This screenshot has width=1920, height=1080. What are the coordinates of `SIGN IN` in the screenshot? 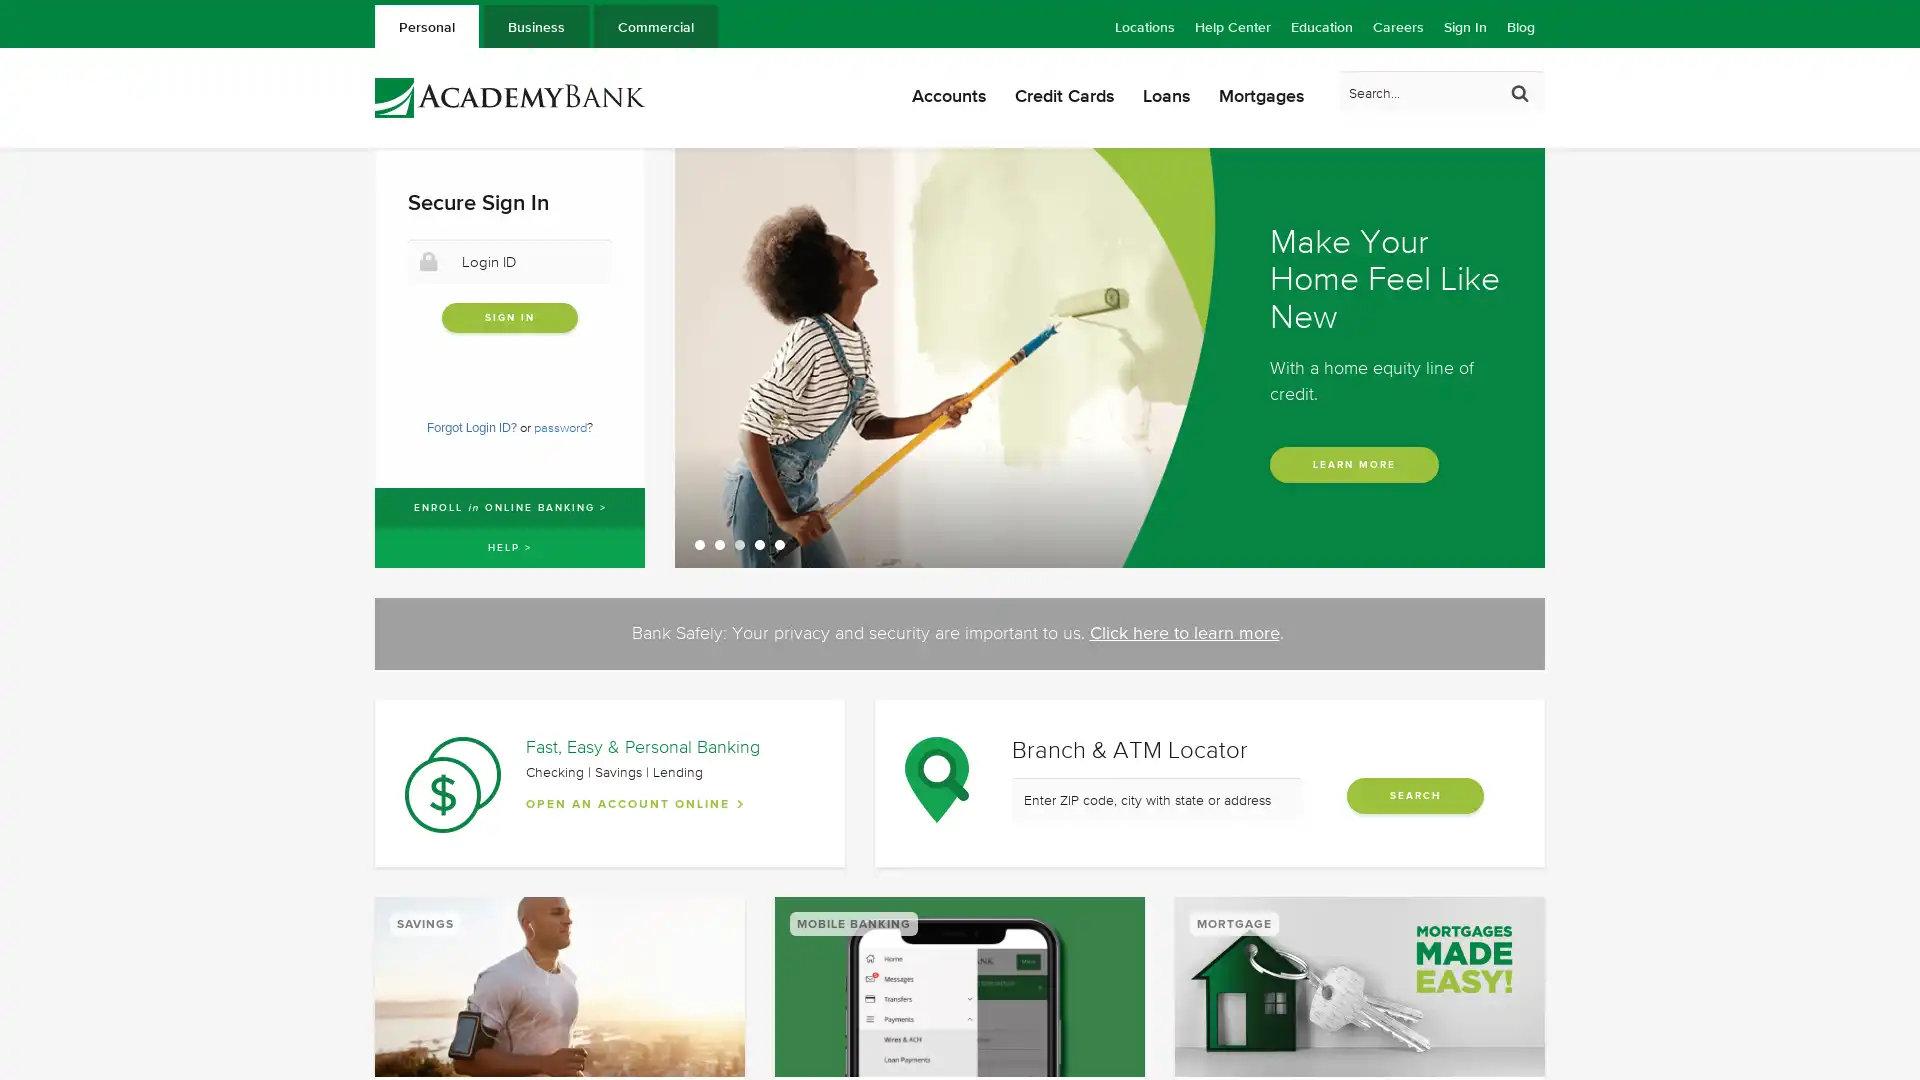 It's located at (509, 316).